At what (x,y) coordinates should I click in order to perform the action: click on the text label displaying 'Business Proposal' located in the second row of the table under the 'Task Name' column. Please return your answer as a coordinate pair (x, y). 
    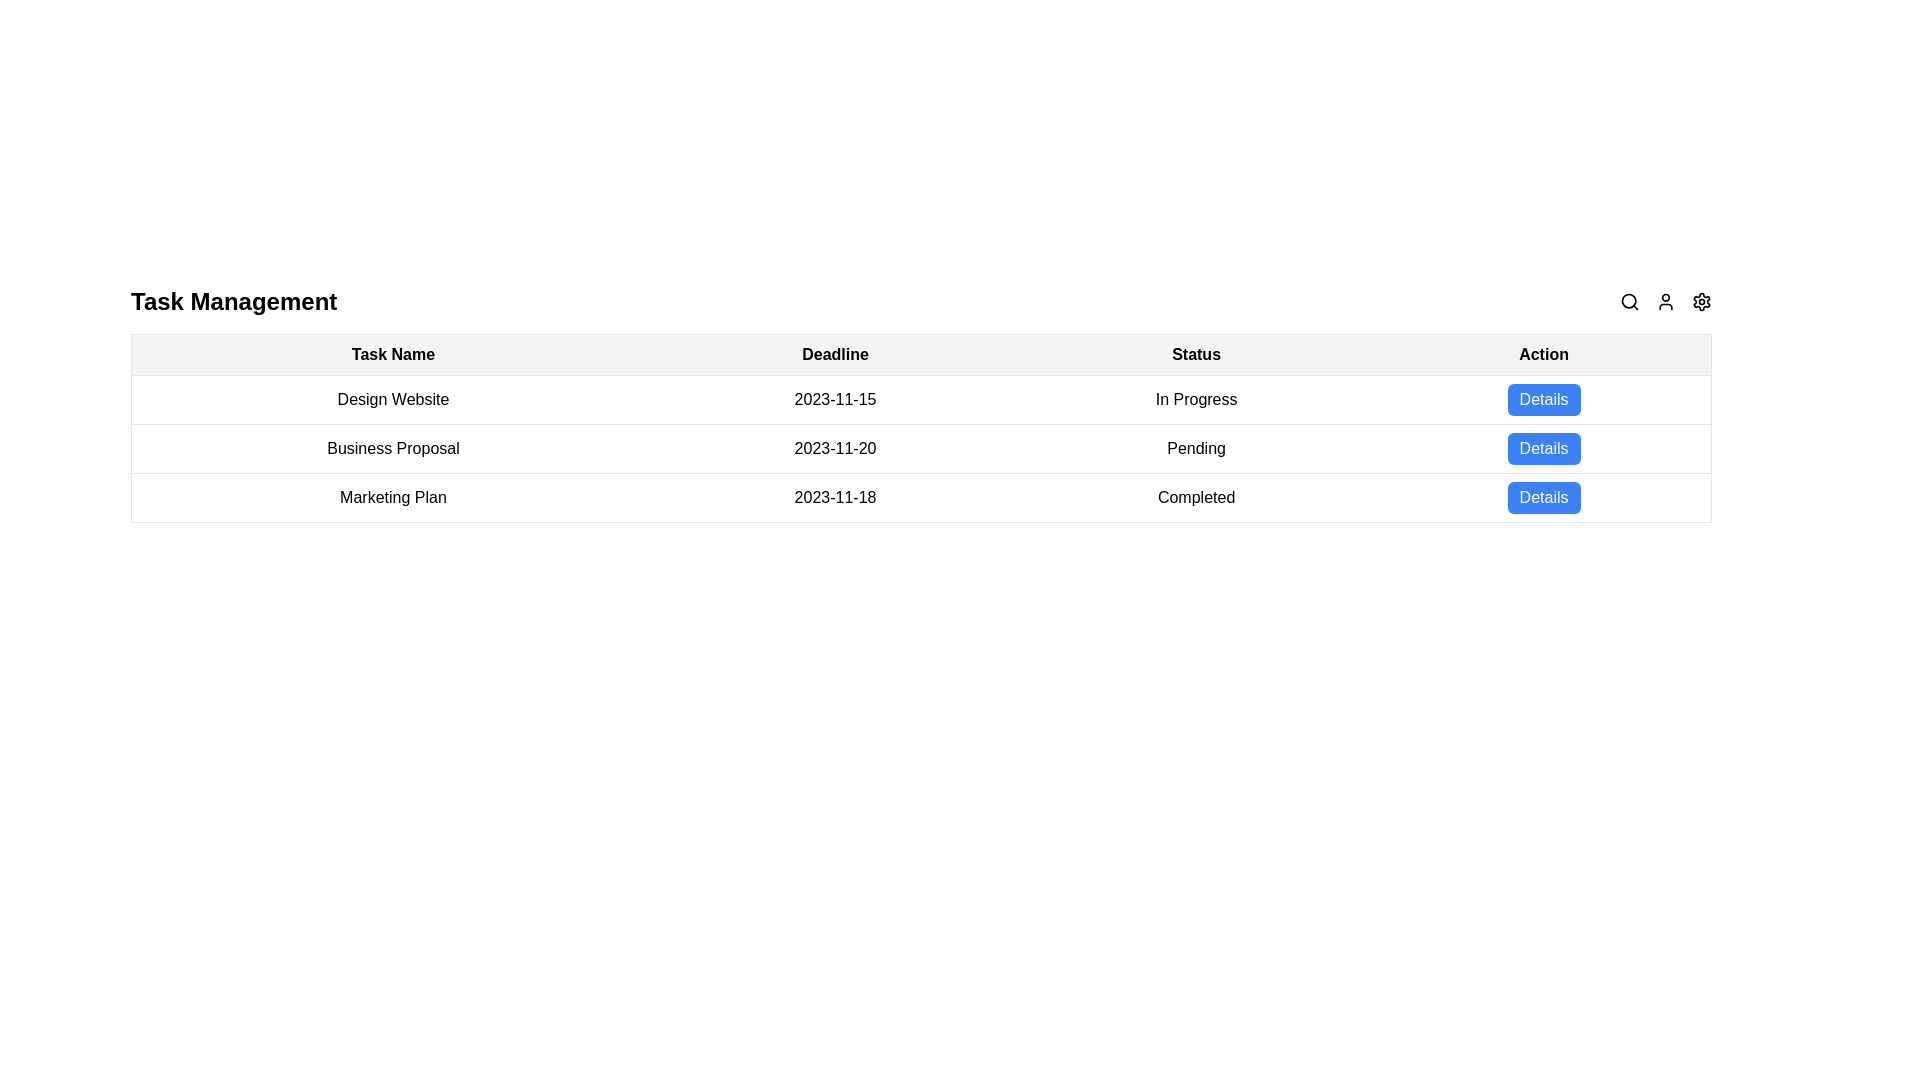
    Looking at the image, I should click on (393, 447).